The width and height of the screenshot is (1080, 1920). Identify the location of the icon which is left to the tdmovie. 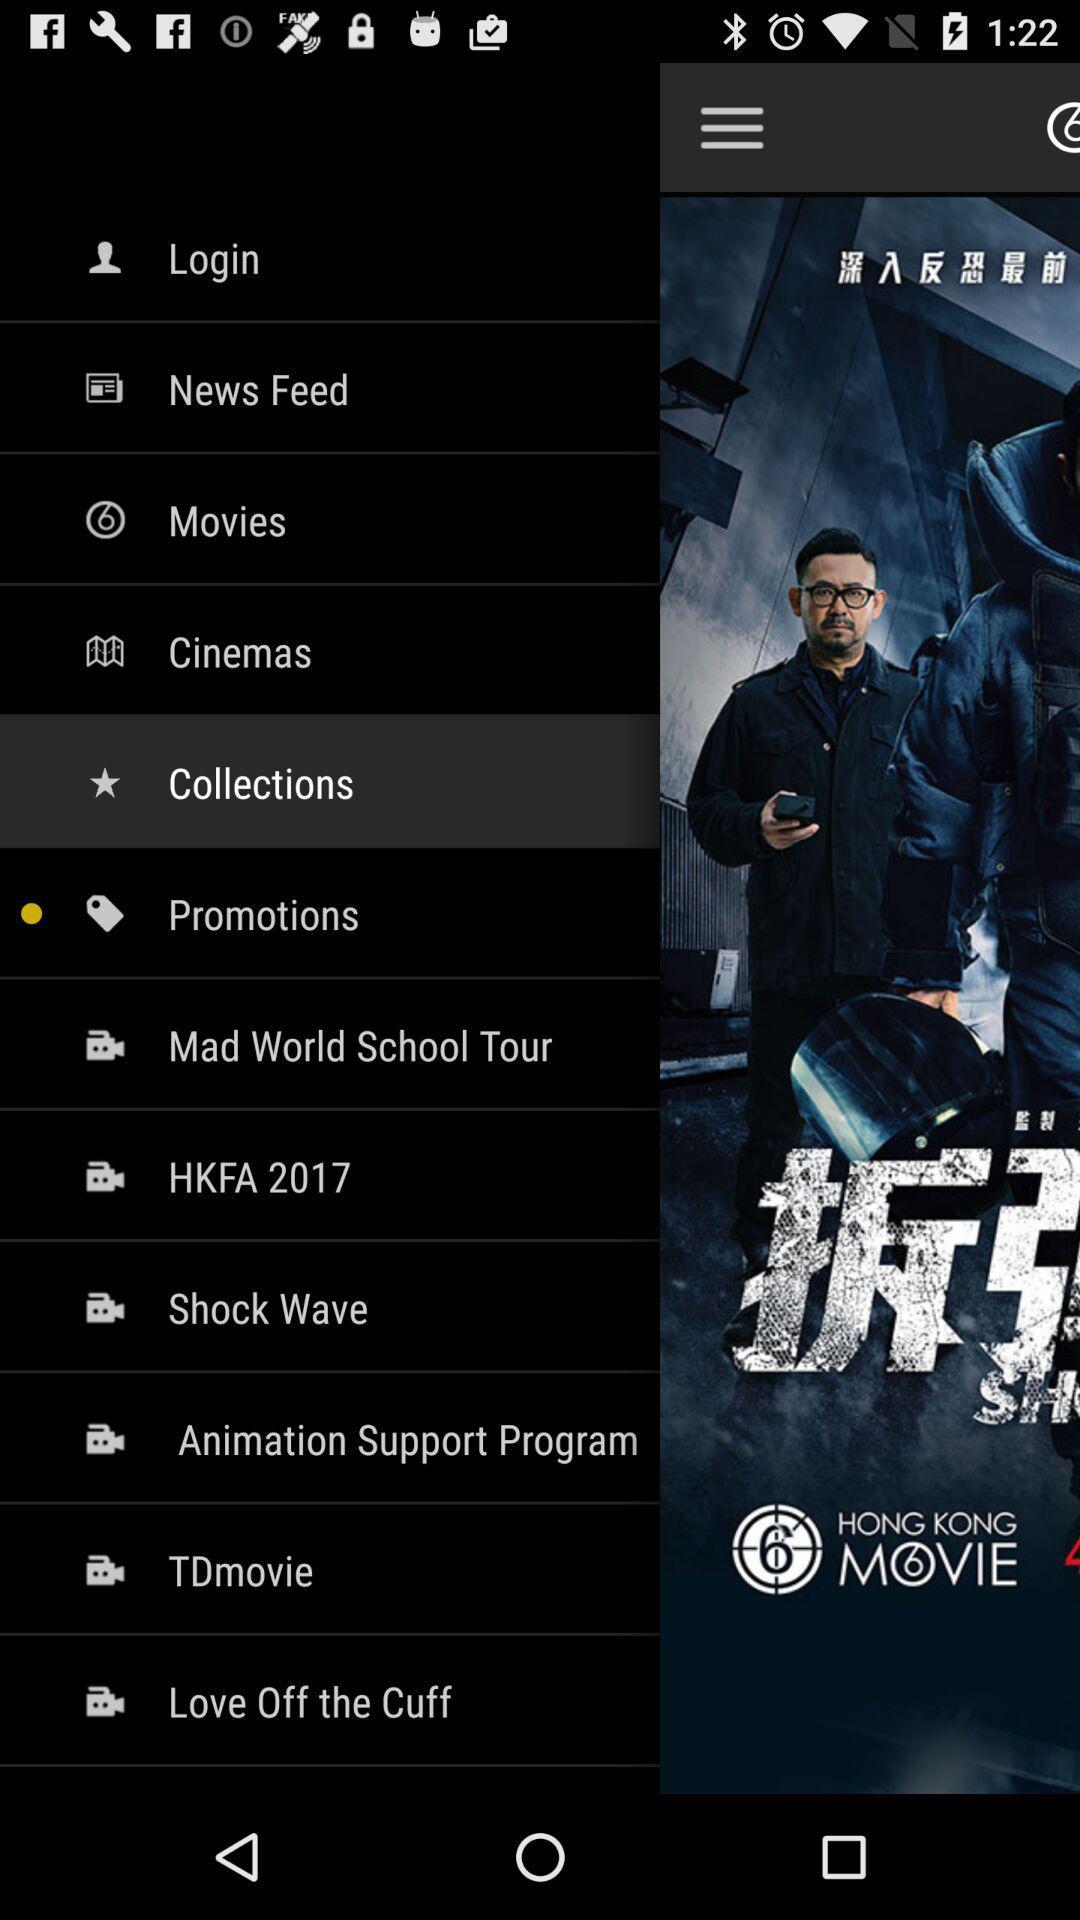
(104, 1568).